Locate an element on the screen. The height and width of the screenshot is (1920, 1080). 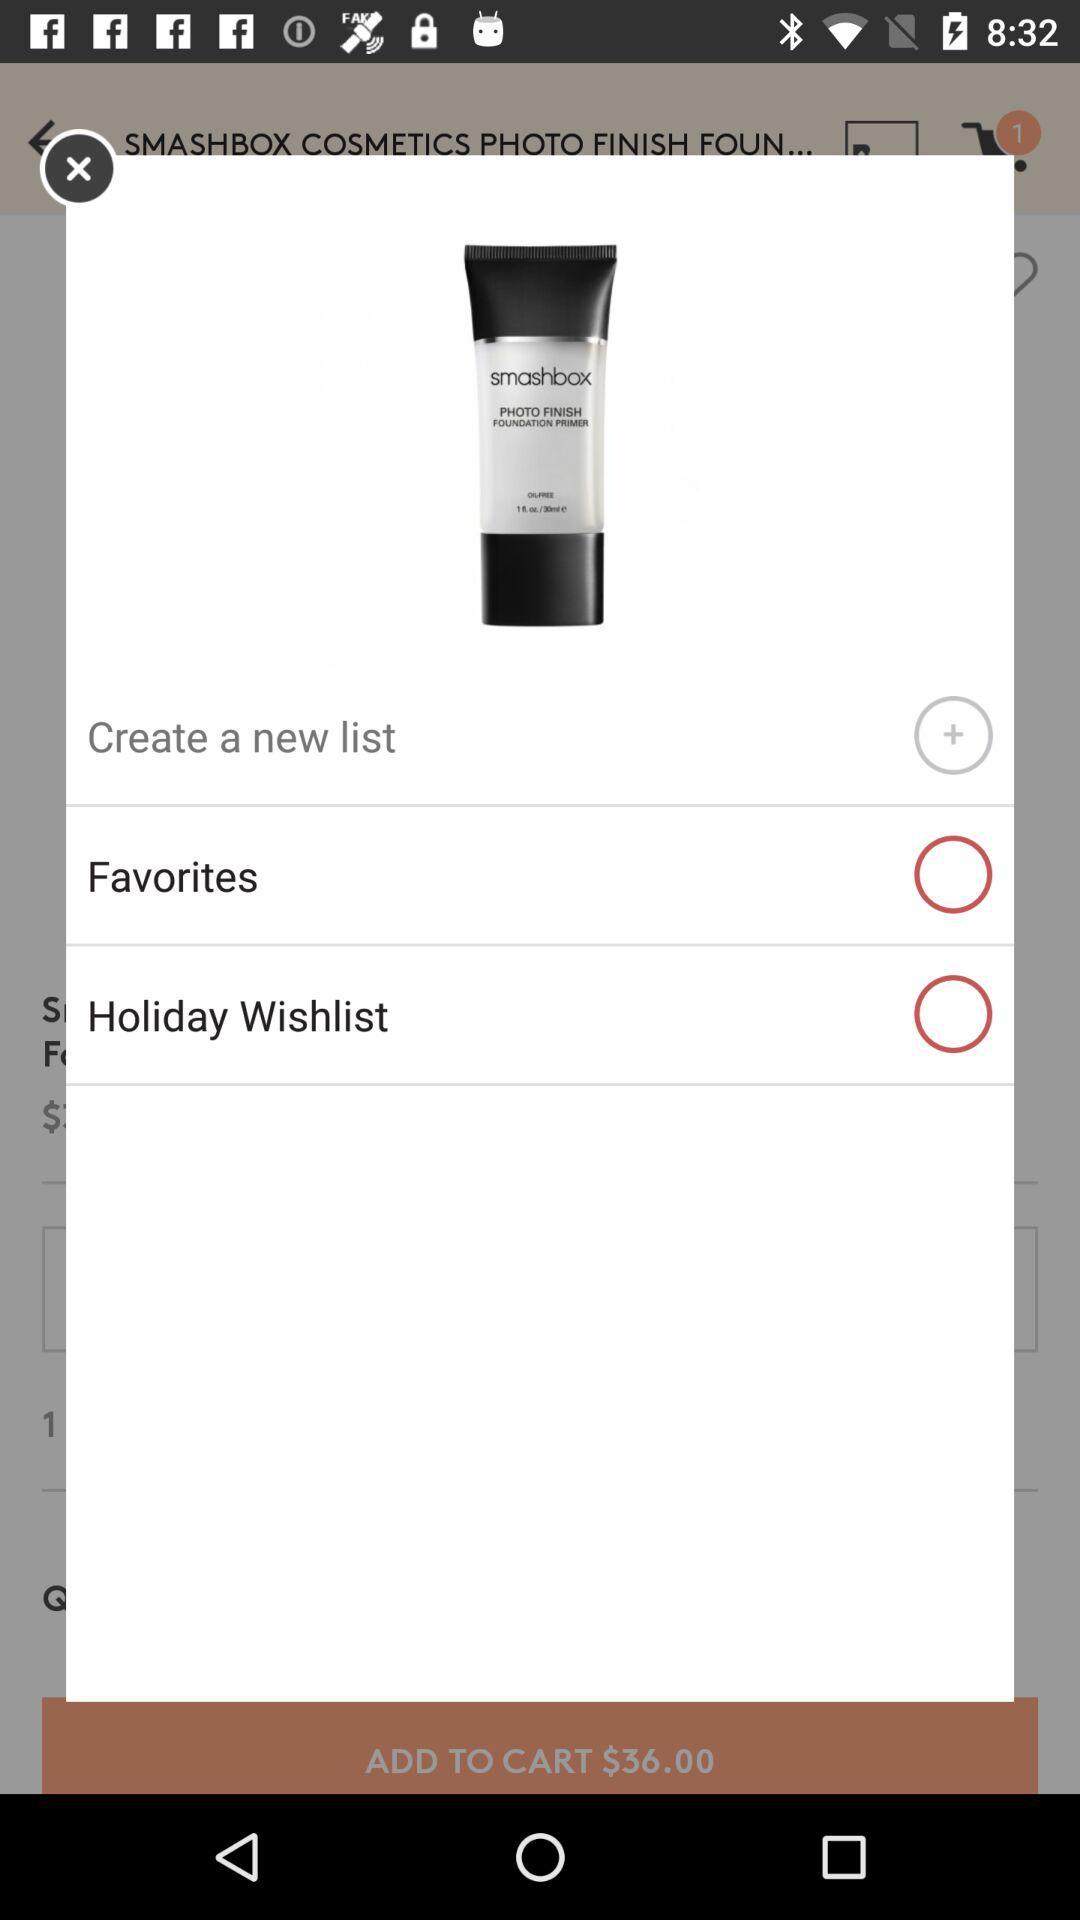
the radio button which is to the right side of the holiday wishlist is located at coordinates (952, 1014).